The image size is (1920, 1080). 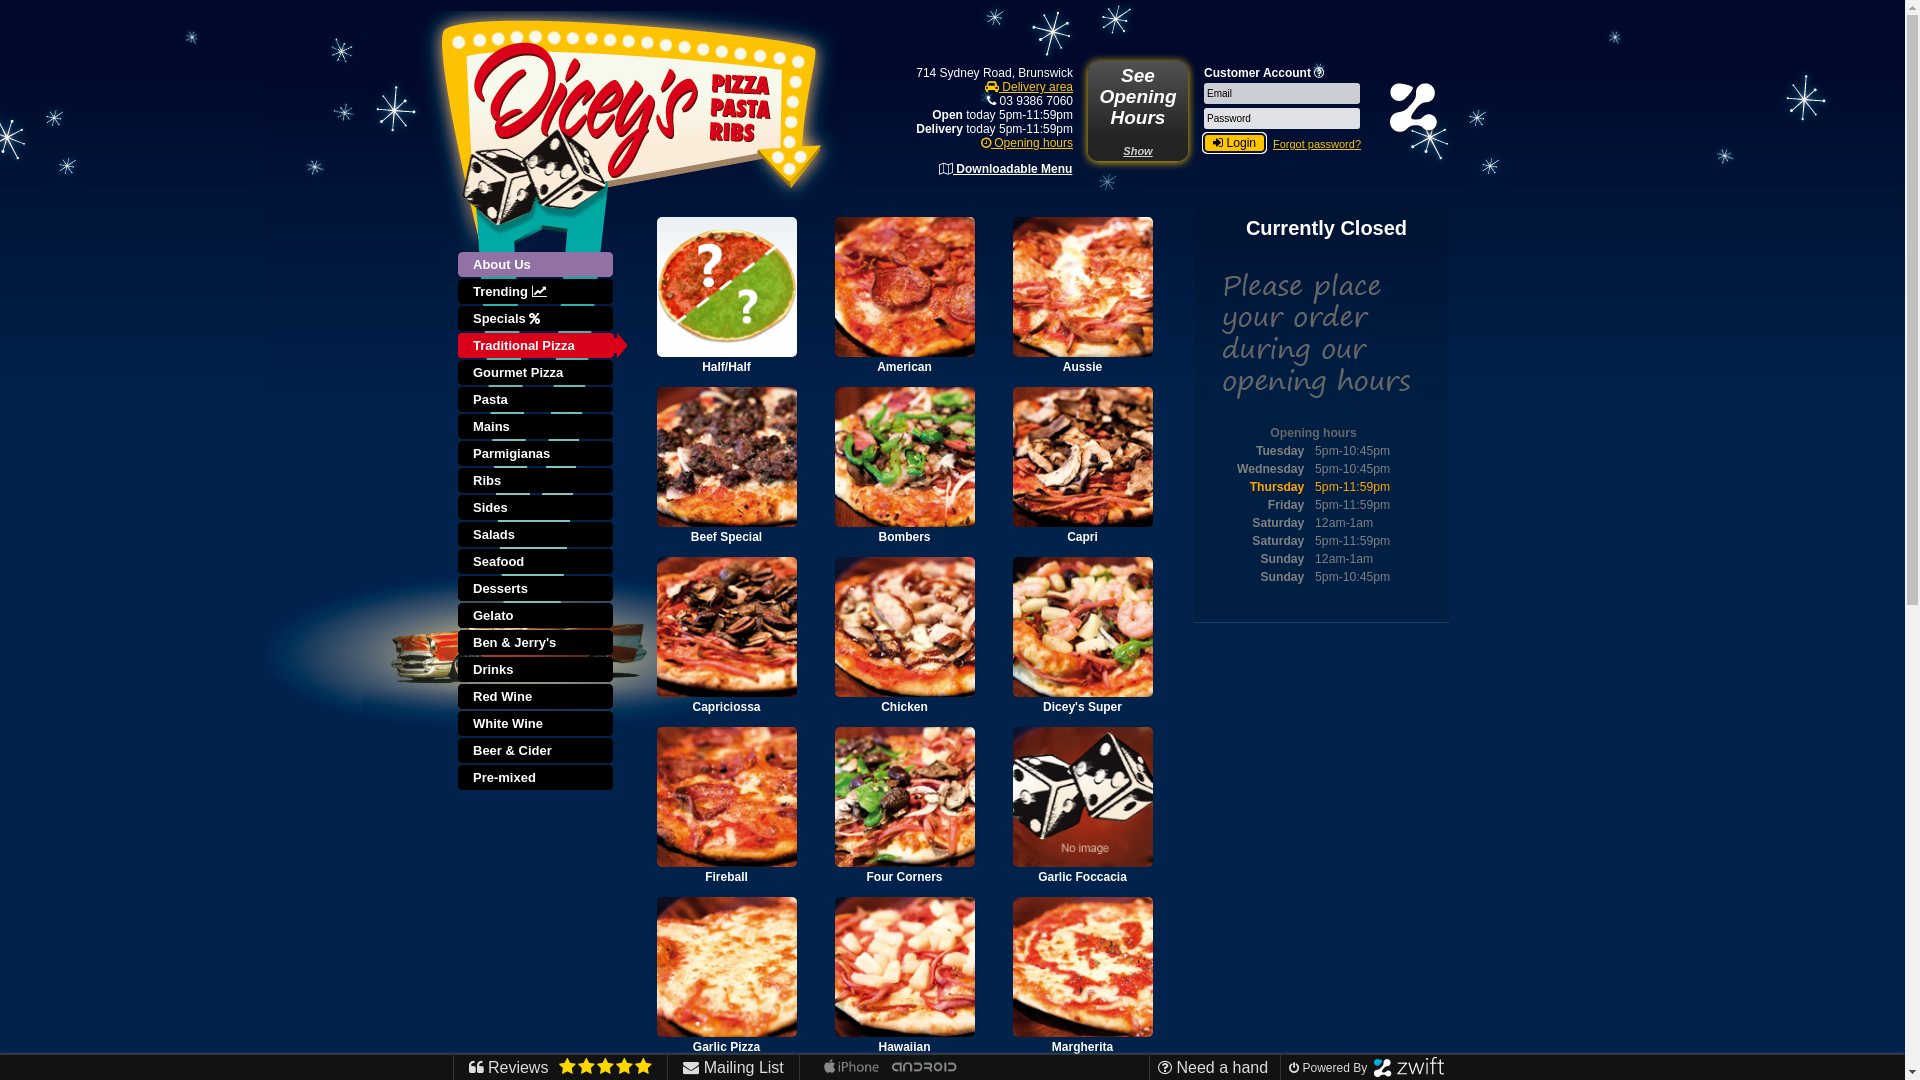 I want to click on 'Desserts', so click(x=537, y=588).